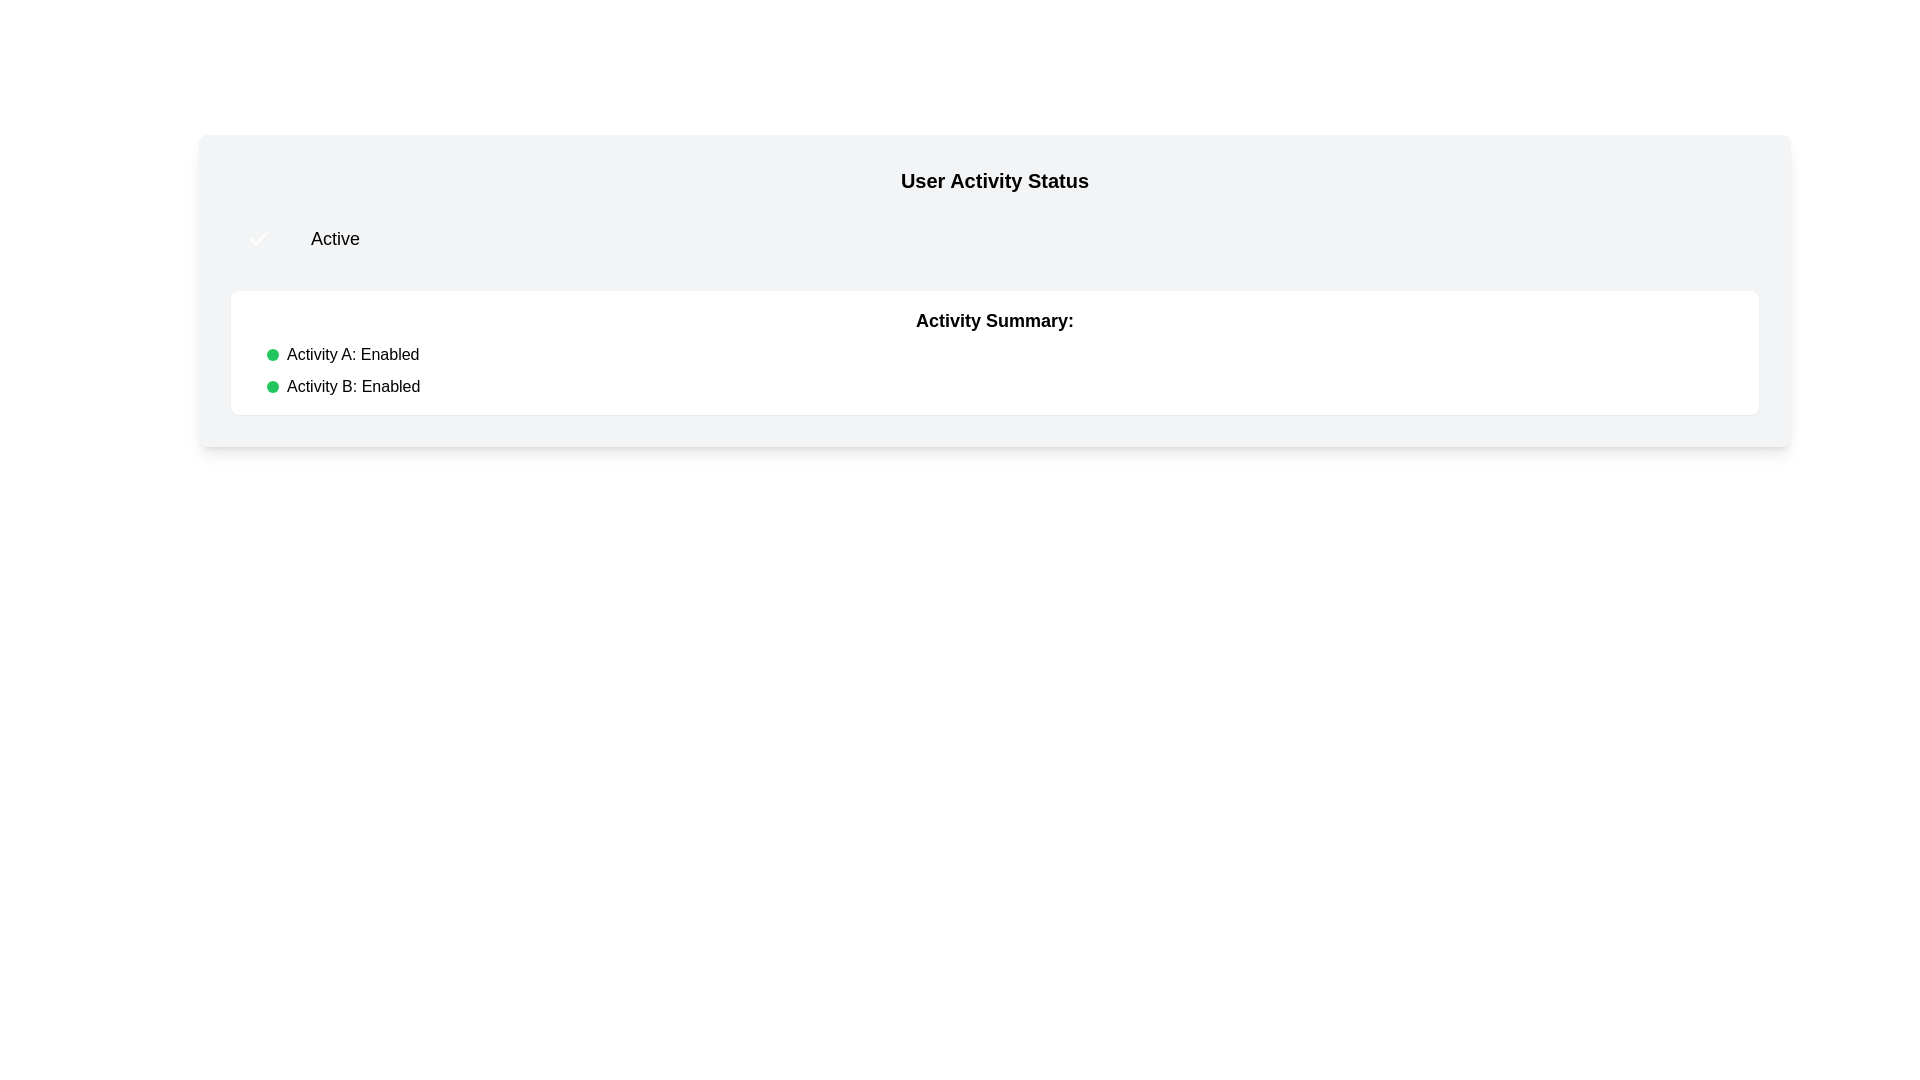 The width and height of the screenshot is (1920, 1080). Describe the element at coordinates (272, 386) in the screenshot. I see `the Status Indicator that visually conveys the status of Activity B as 'Enabled' through its green color, positioned next to the text 'Activity B: Enabled'` at that location.